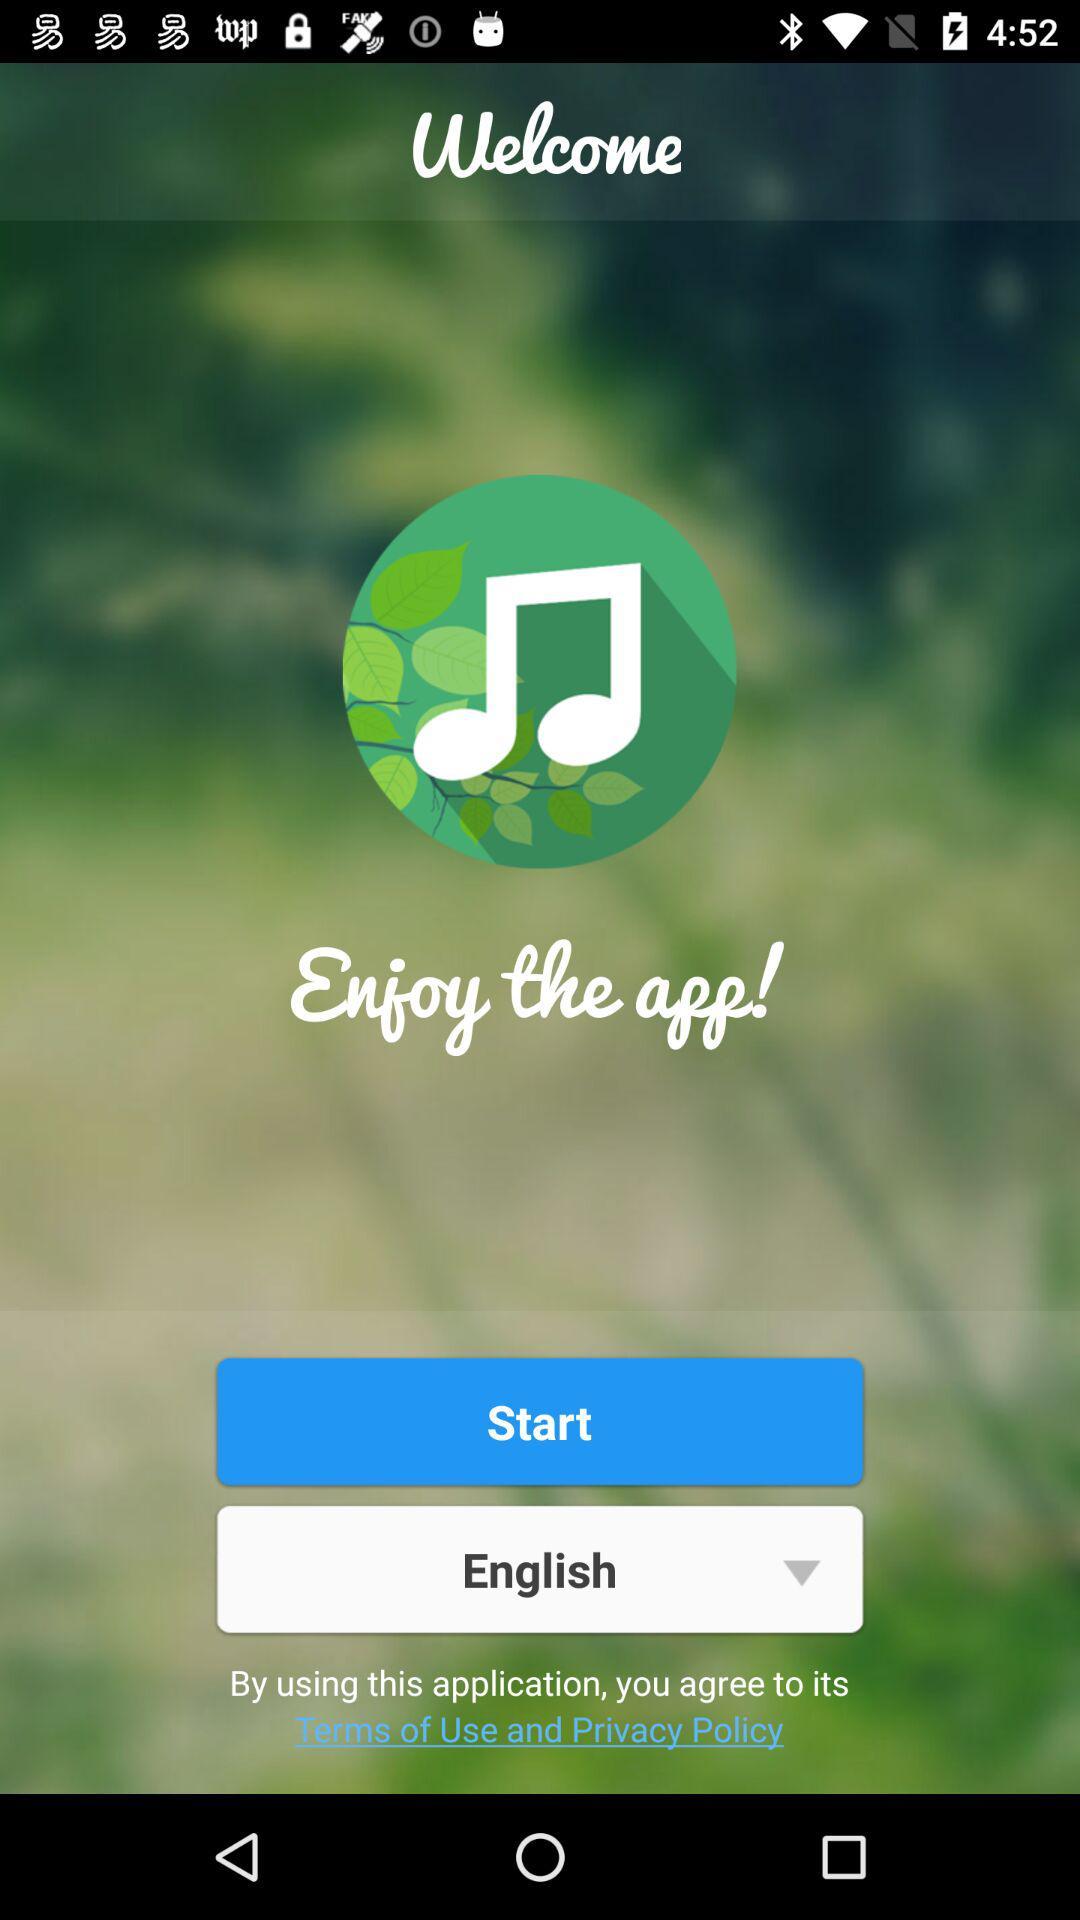 This screenshot has width=1080, height=1920. What do you see at coordinates (538, 1420) in the screenshot?
I see `the item below enjoy the app!` at bounding box center [538, 1420].